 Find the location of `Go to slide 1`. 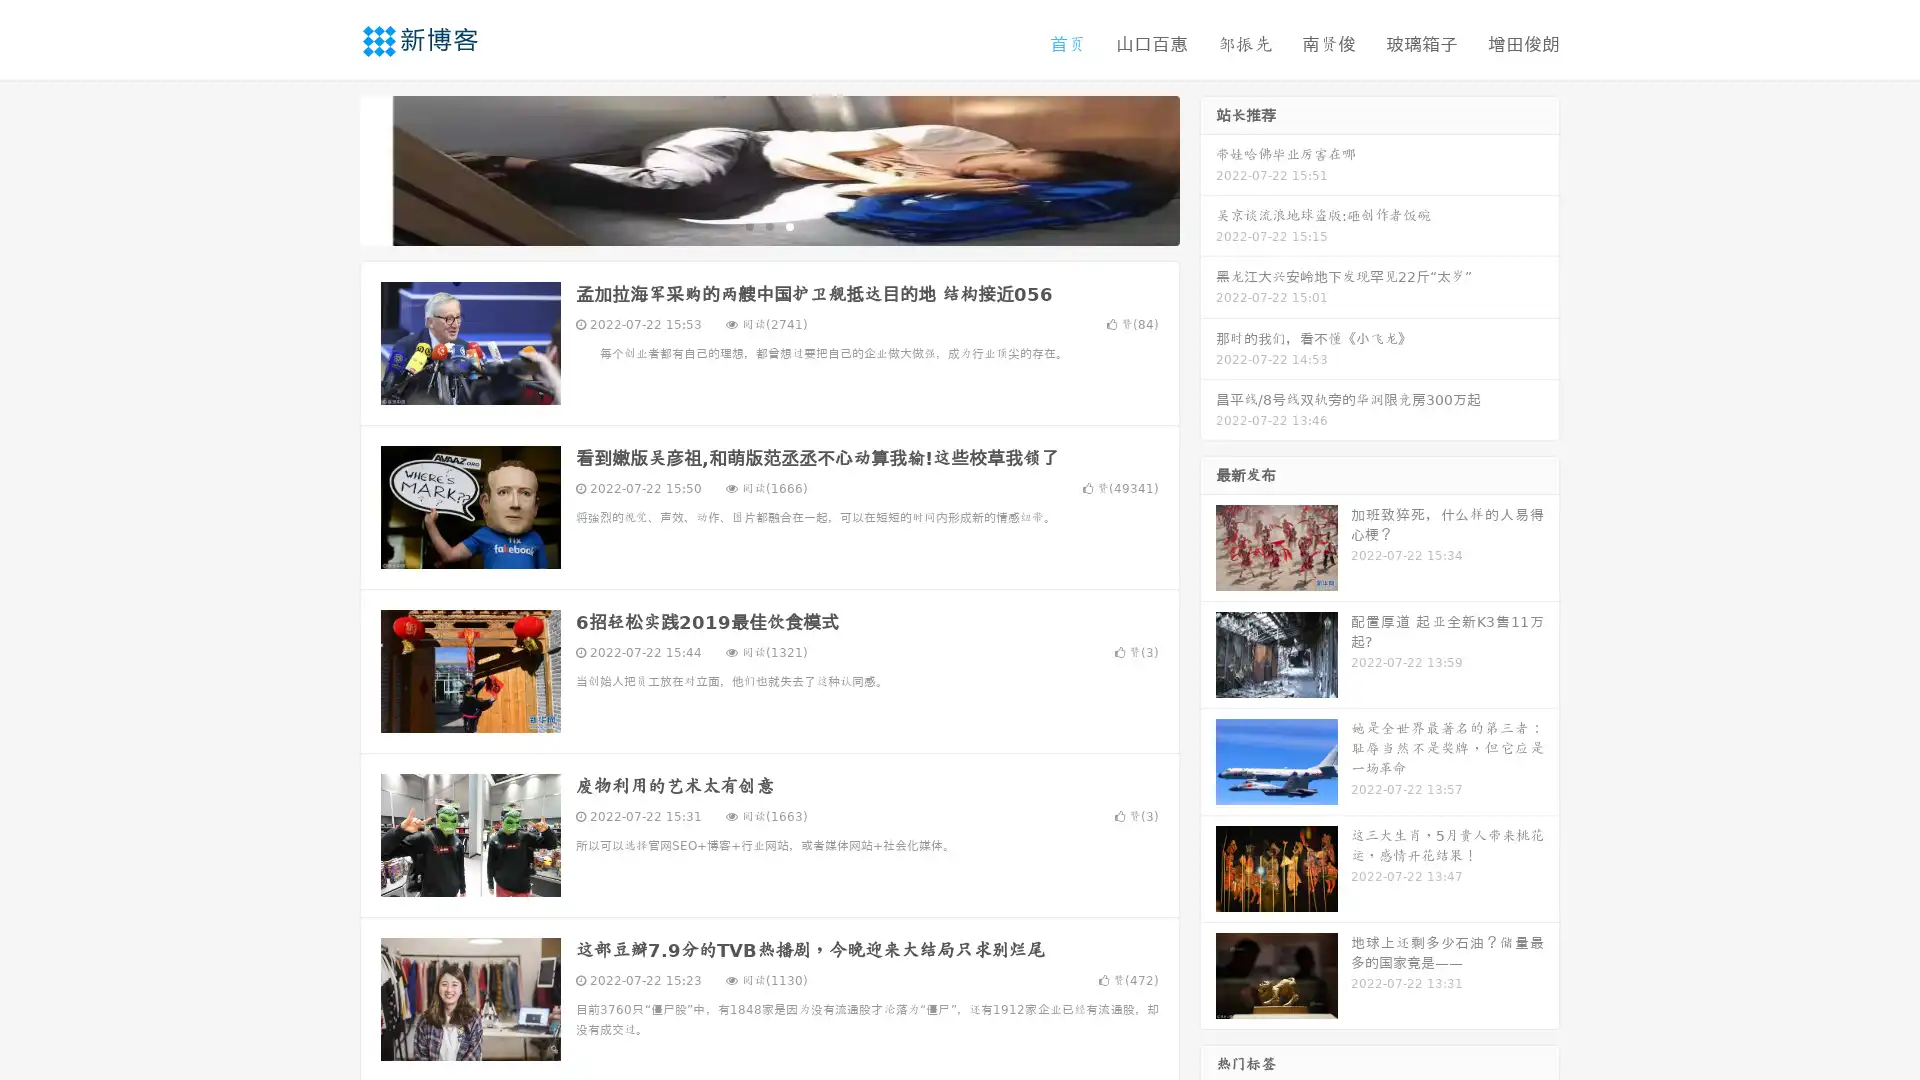

Go to slide 1 is located at coordinates (748, 225).